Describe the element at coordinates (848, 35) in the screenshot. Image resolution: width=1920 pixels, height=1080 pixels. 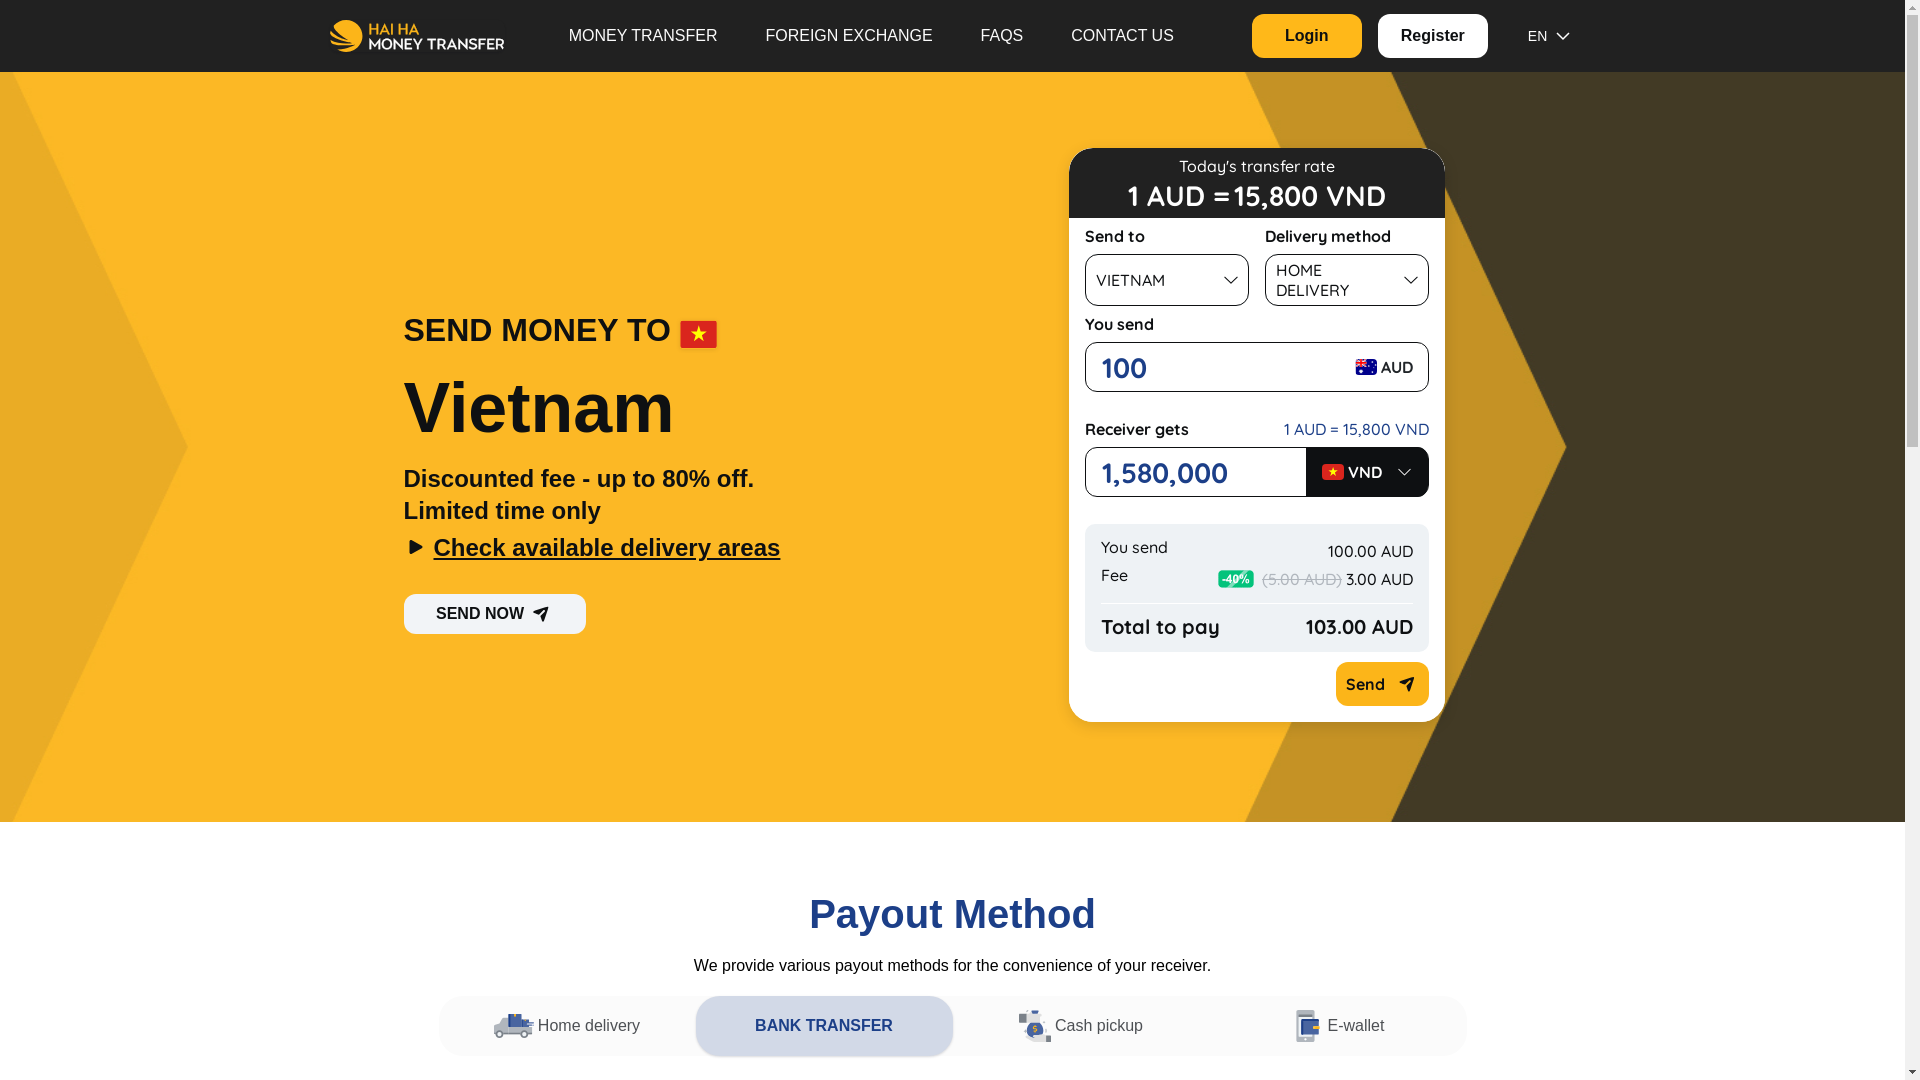
I see `'FOREIGN EXCHANGE'` at that location.